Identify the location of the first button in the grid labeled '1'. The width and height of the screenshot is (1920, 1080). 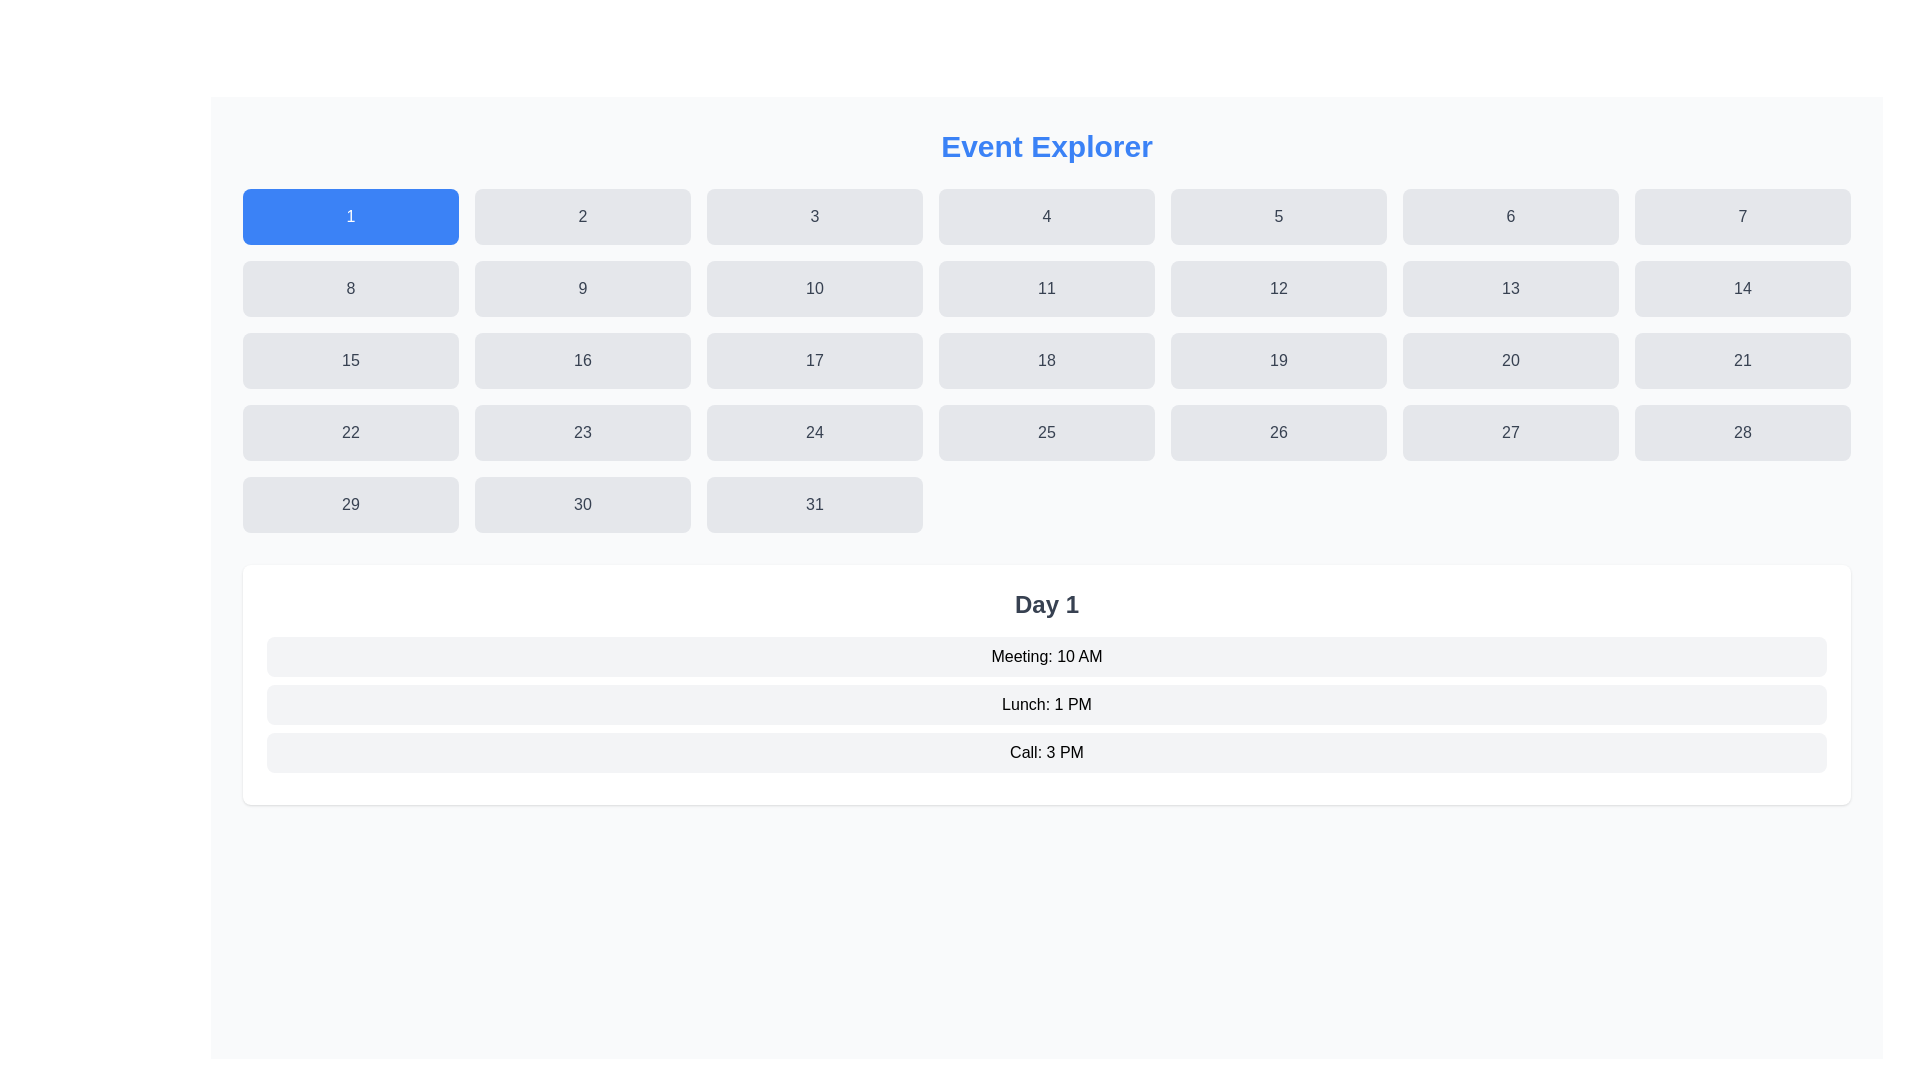
(350, 216).